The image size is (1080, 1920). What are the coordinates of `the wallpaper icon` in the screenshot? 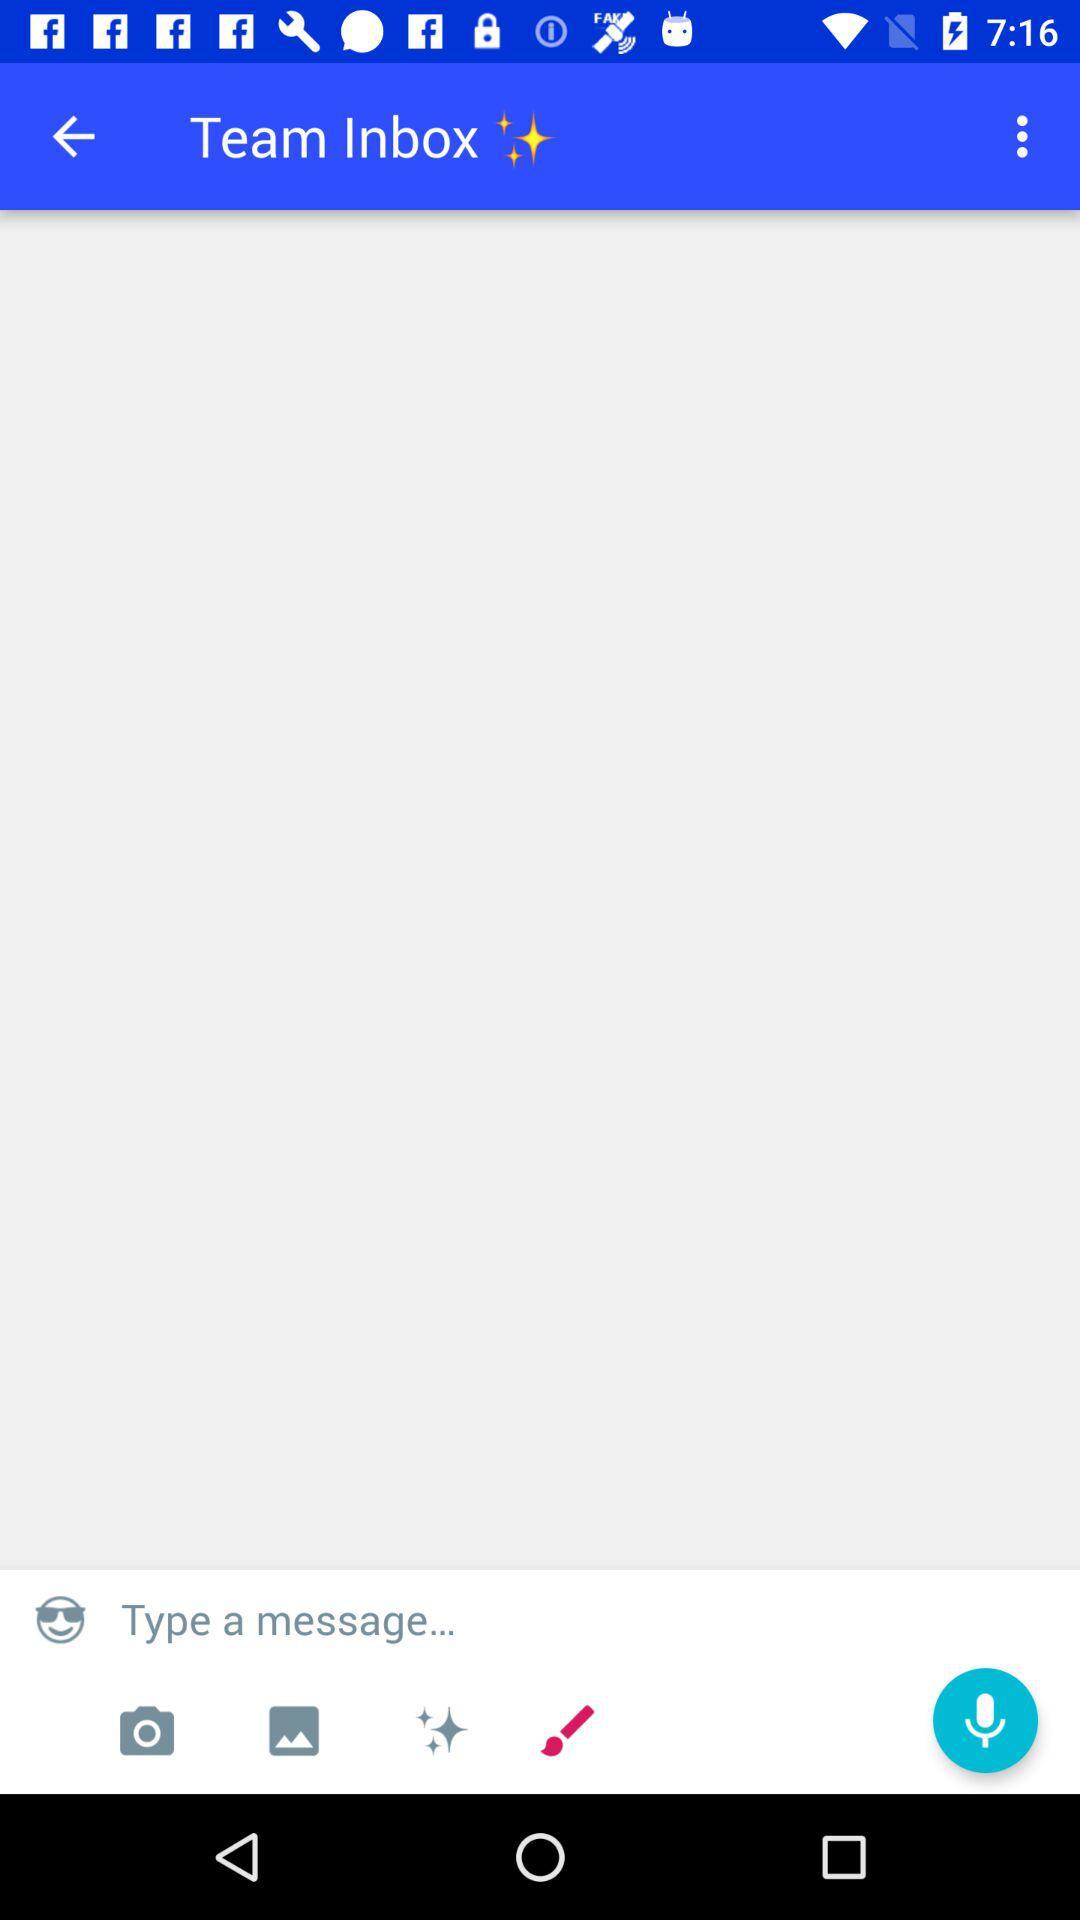 It's located at (293, 1730).